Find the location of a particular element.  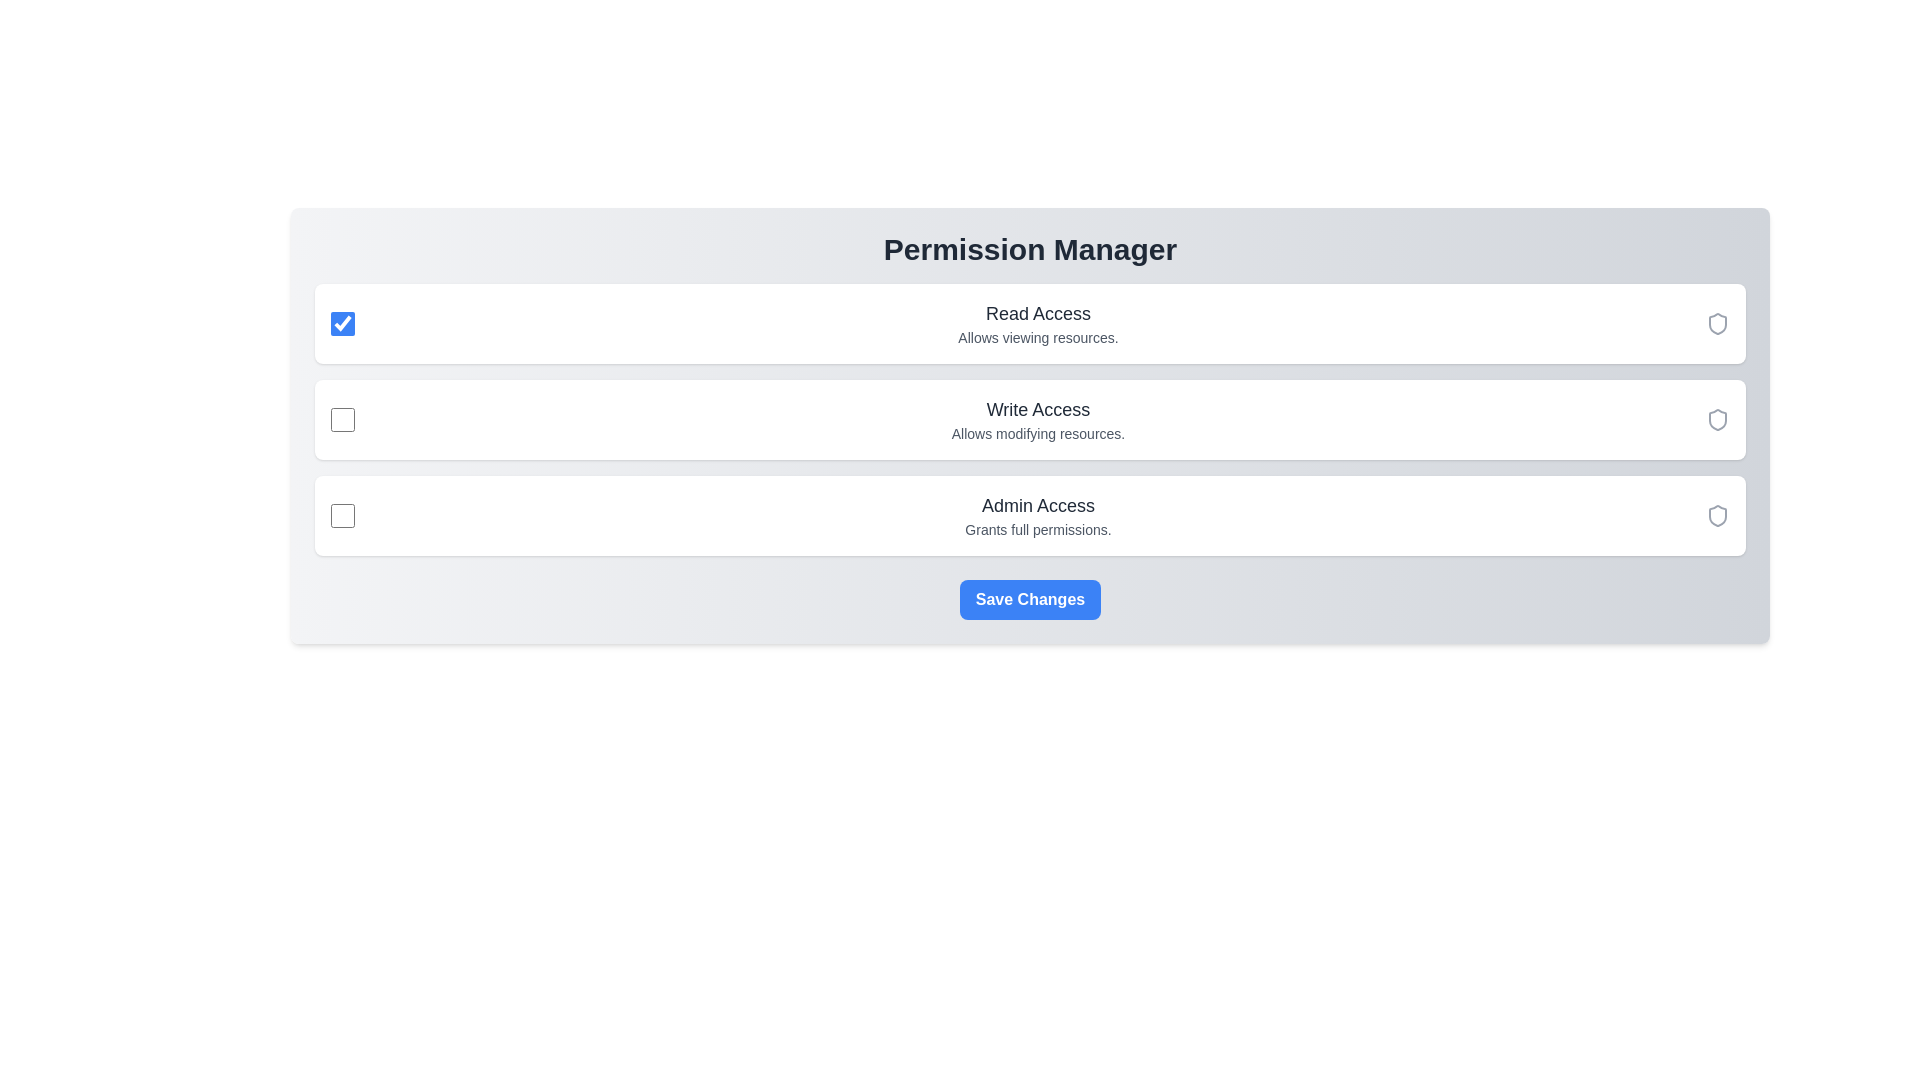

'Save Changes' button to save the current permission settings is located at coordinates (1030, 599).